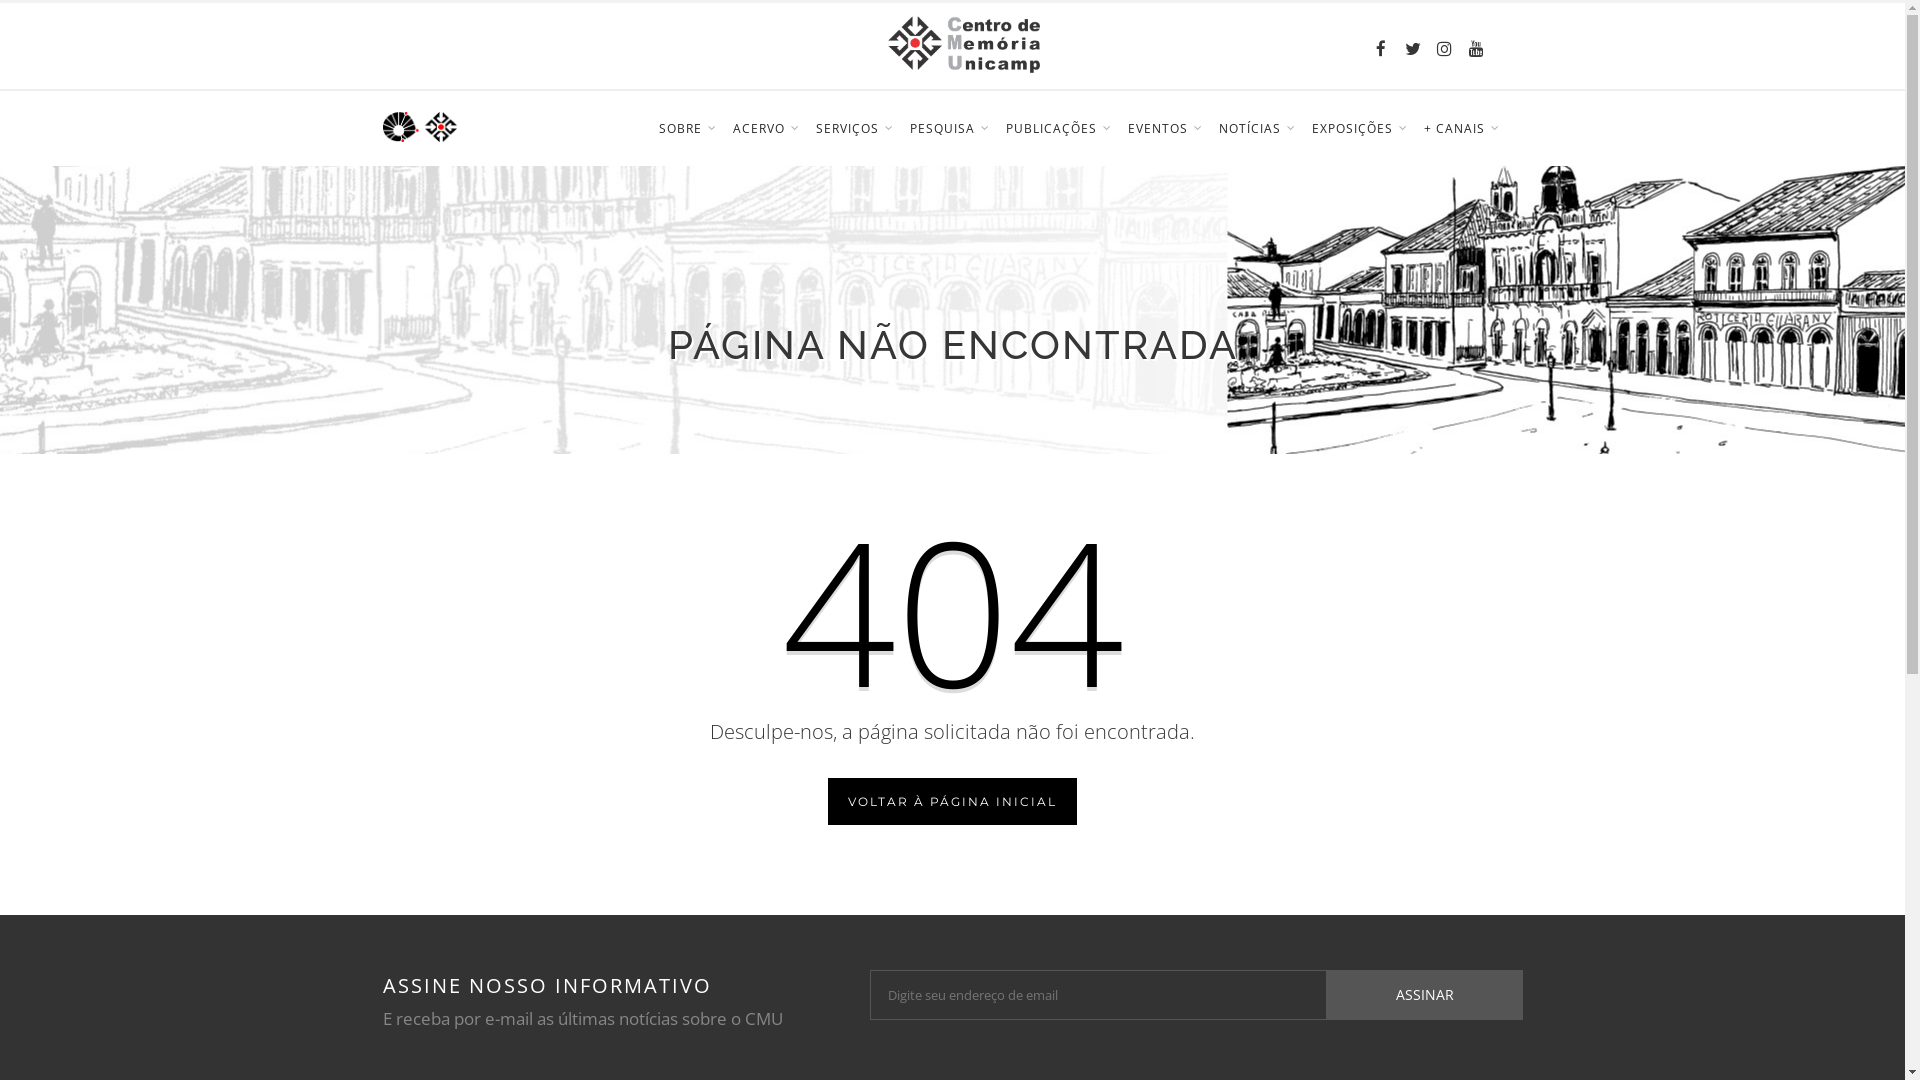 This screenshot has height=1080, width=1920. I want to click on 'ASSINAR', so click(1424, 995).